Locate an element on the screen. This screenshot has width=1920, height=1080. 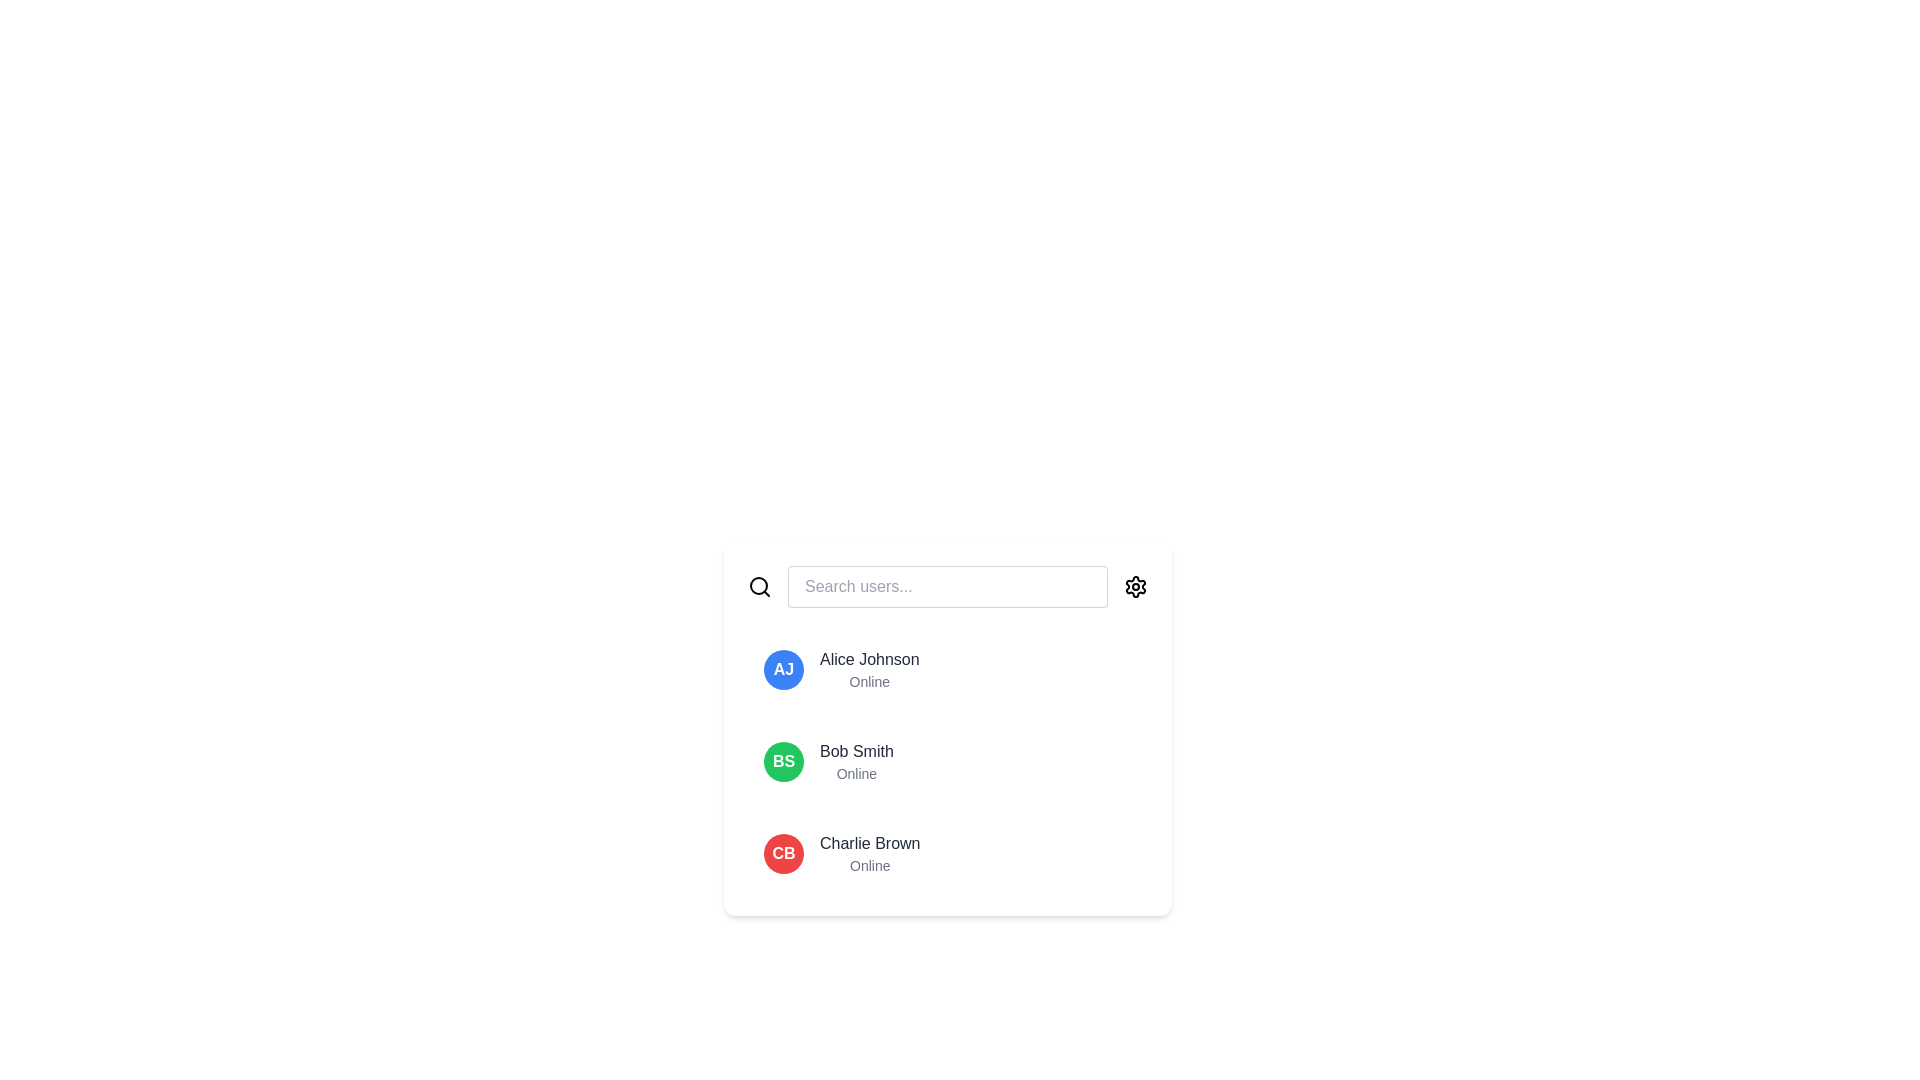
the user profile snippet displaying the name and online status, located below 'Alice Johnson' and above 'Charlie Brown' in the contact list is located at coordinates (856, 762).